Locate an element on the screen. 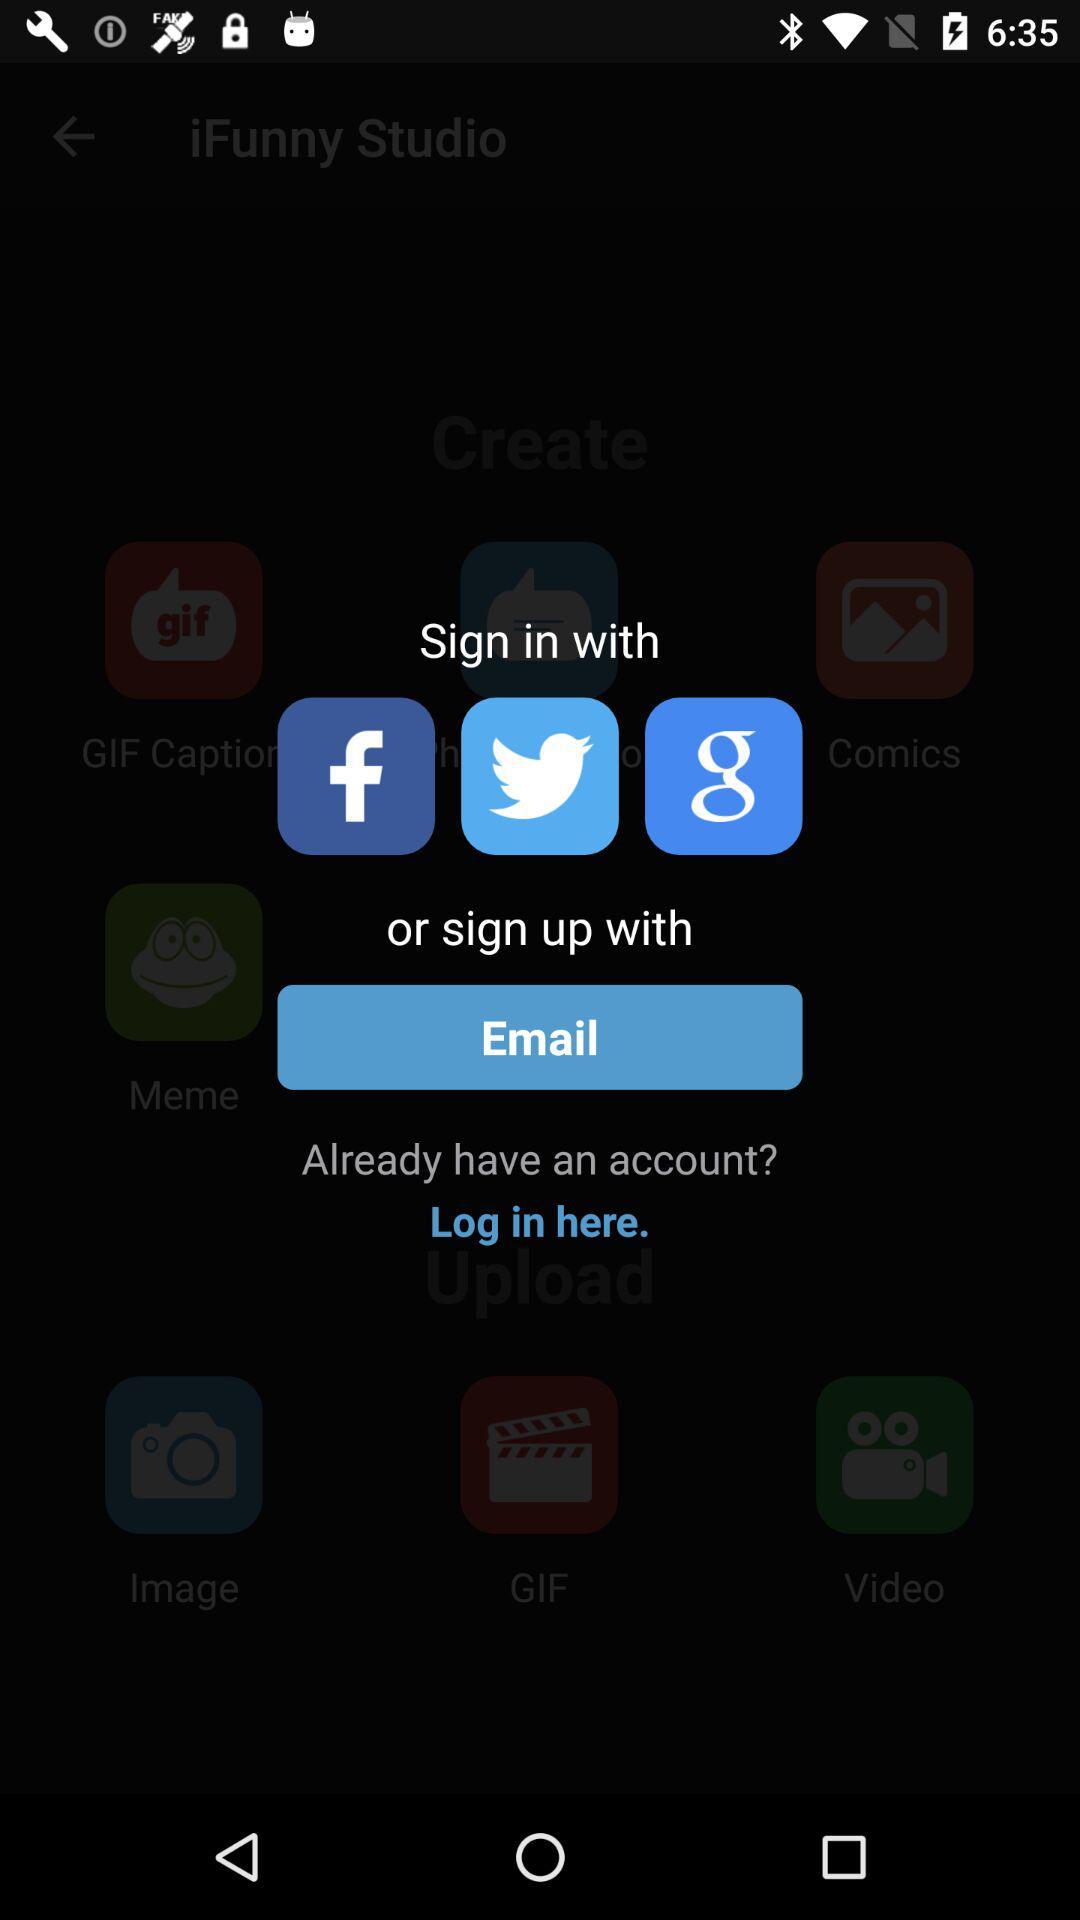 The image size is (1080, 1920). sign in with google profile is located at coordinates (723, 775).